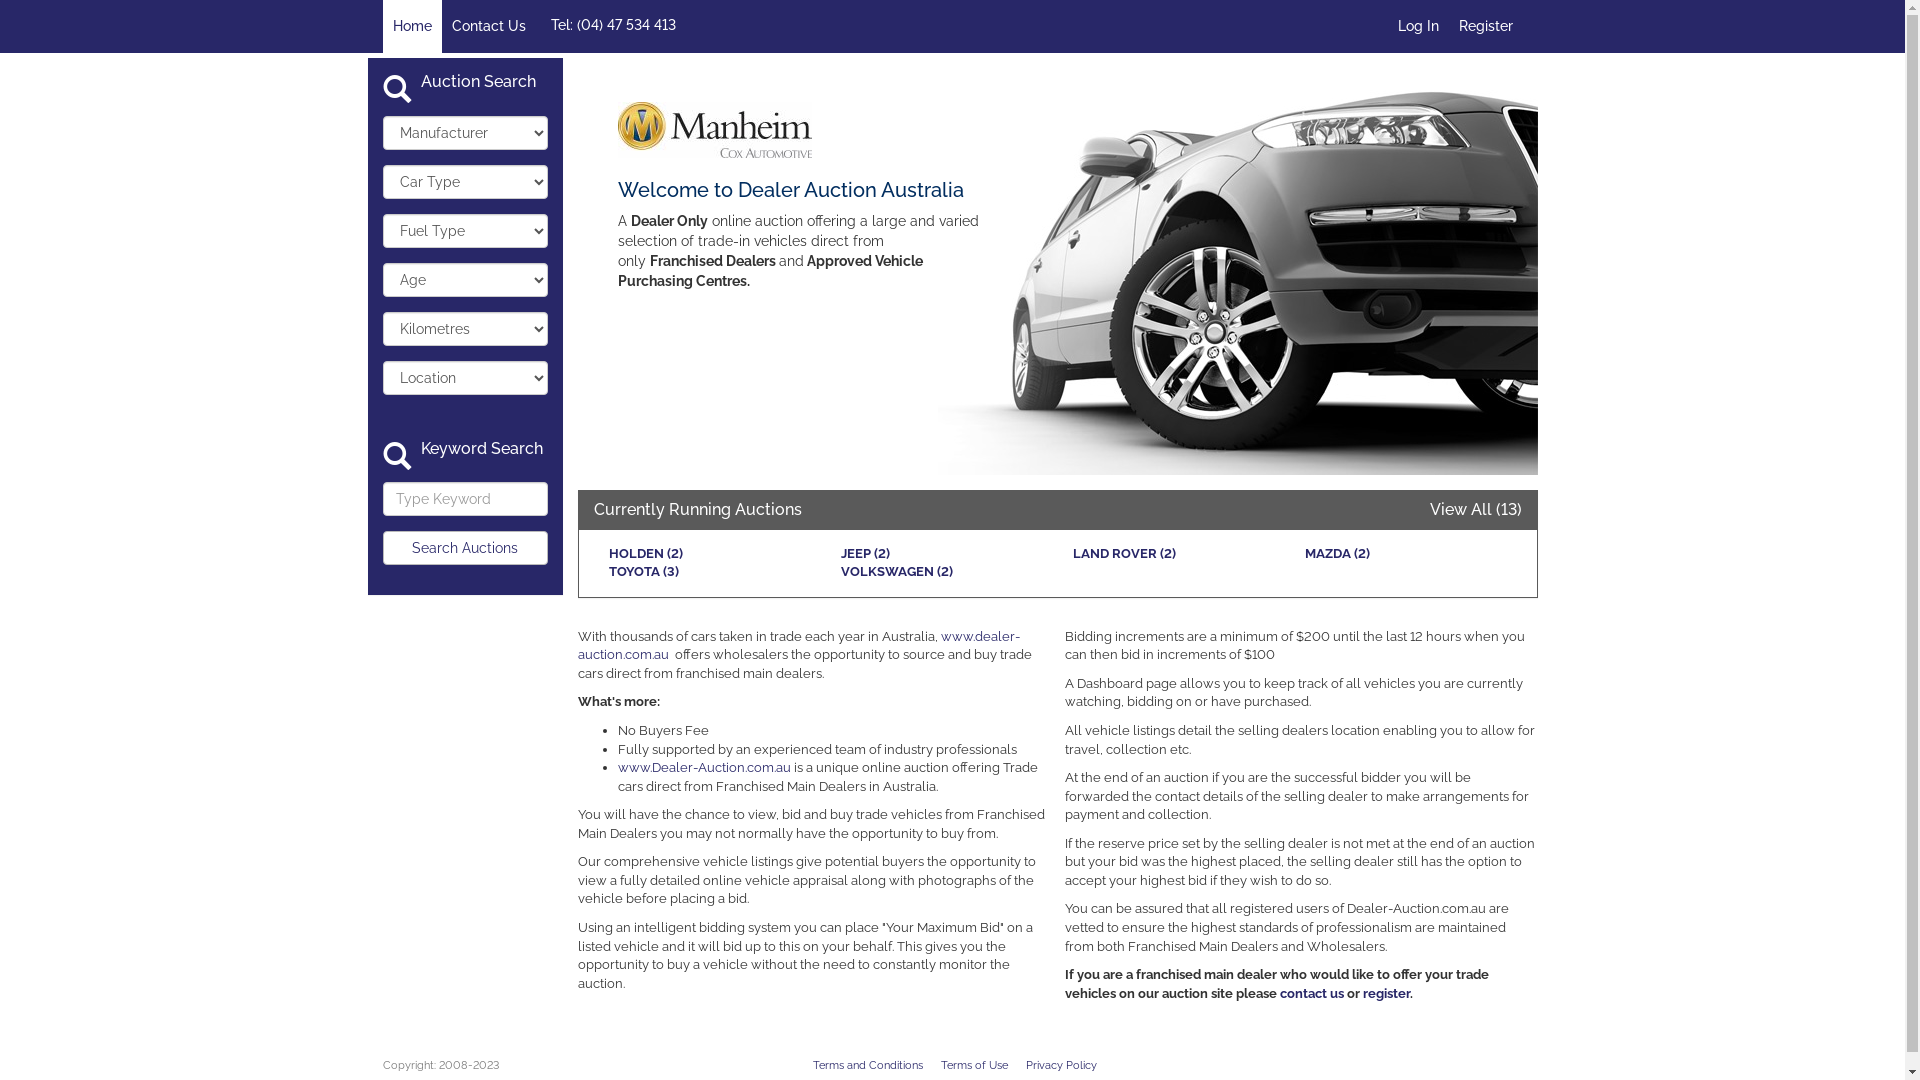 This screenshot has width=1920, height=1080. What do you see at coordinates (1123, 553) in the screenshot?
I see `'LAND ROVER (2)'` at bounding box center [1123, 553].